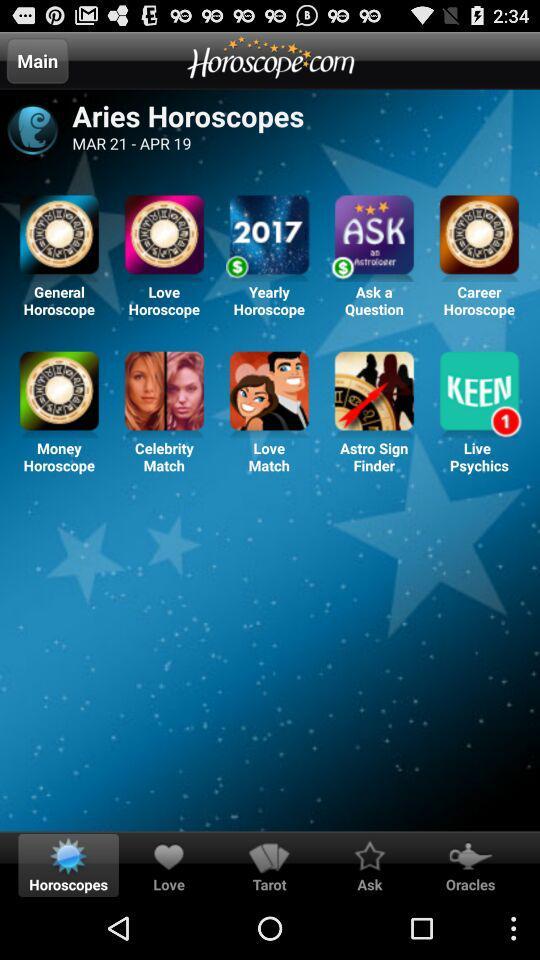 Image resolution: width=540 pixels, height=960 pixels. I want to click on the tarot option, so click(269, 855).